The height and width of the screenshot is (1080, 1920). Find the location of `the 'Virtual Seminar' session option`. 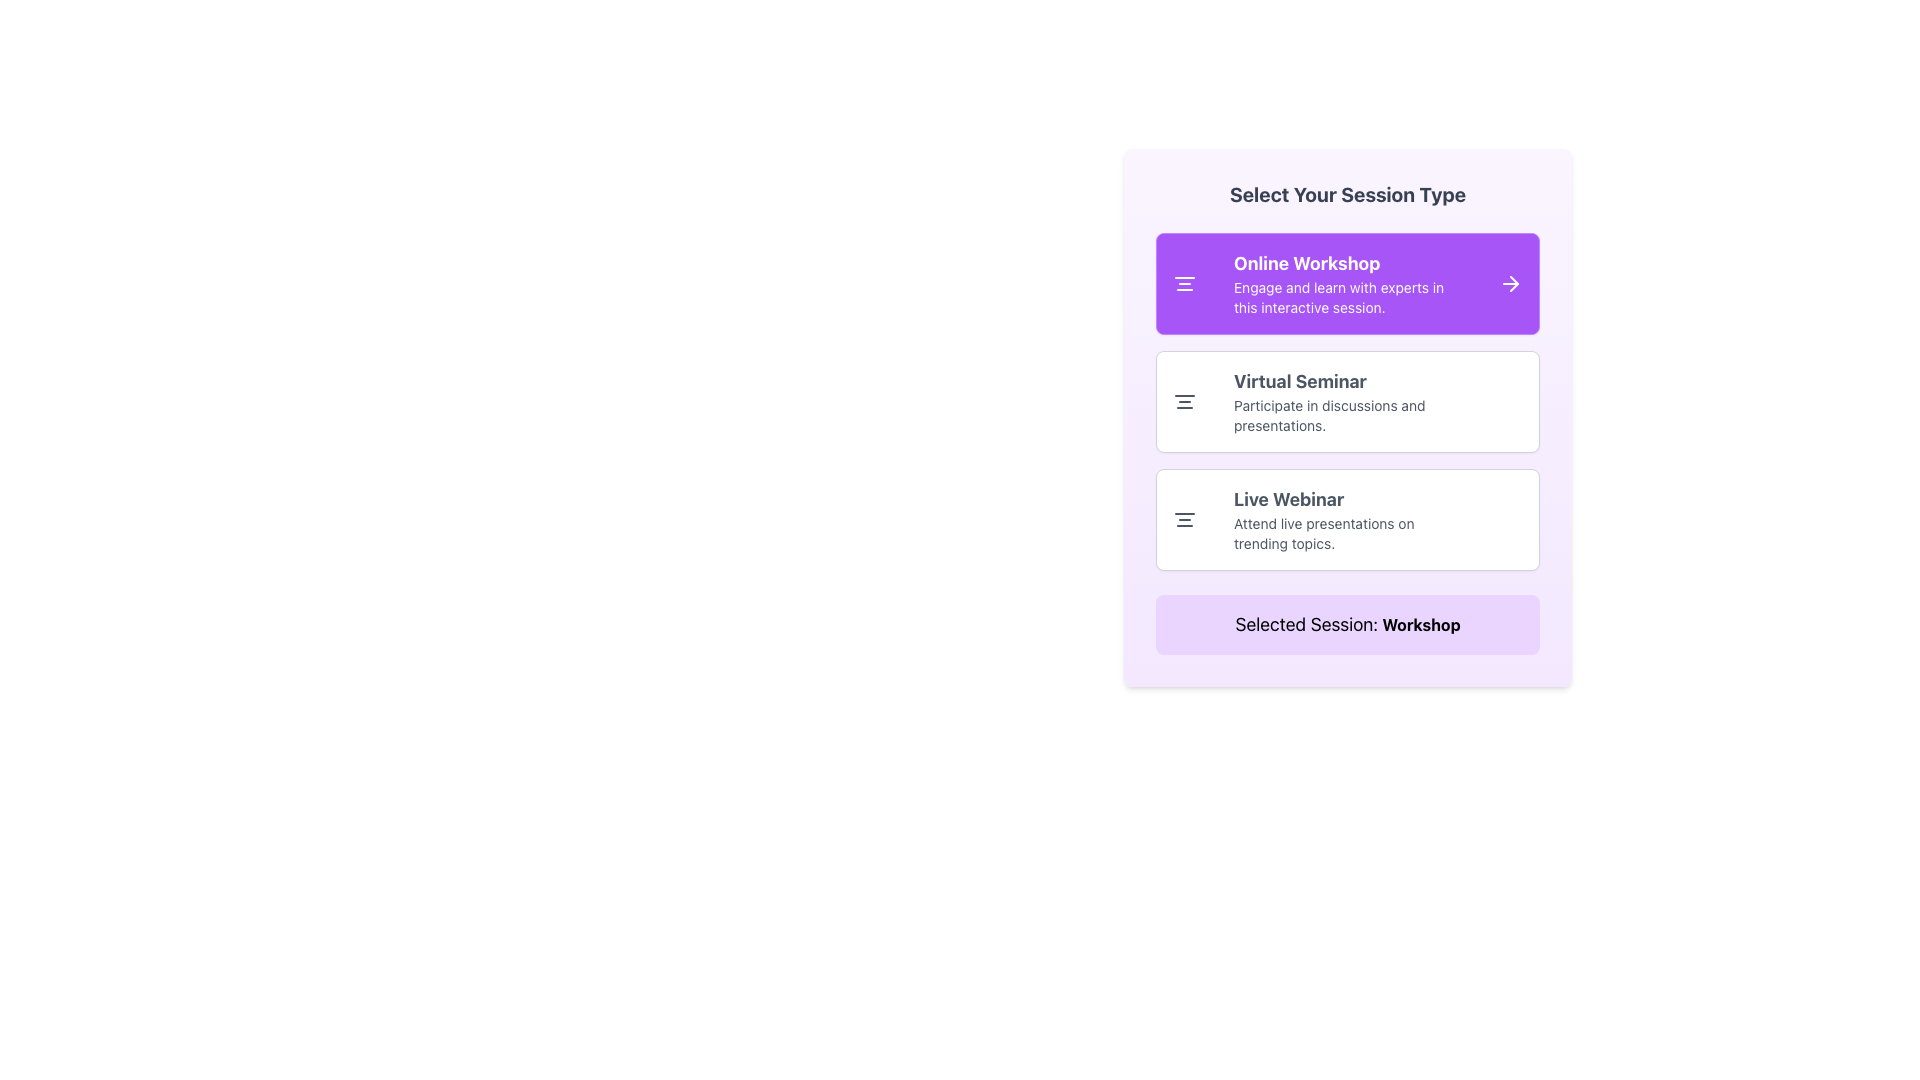

the 'Virtual Seminar' session option is located at coordinates (1348, 401).